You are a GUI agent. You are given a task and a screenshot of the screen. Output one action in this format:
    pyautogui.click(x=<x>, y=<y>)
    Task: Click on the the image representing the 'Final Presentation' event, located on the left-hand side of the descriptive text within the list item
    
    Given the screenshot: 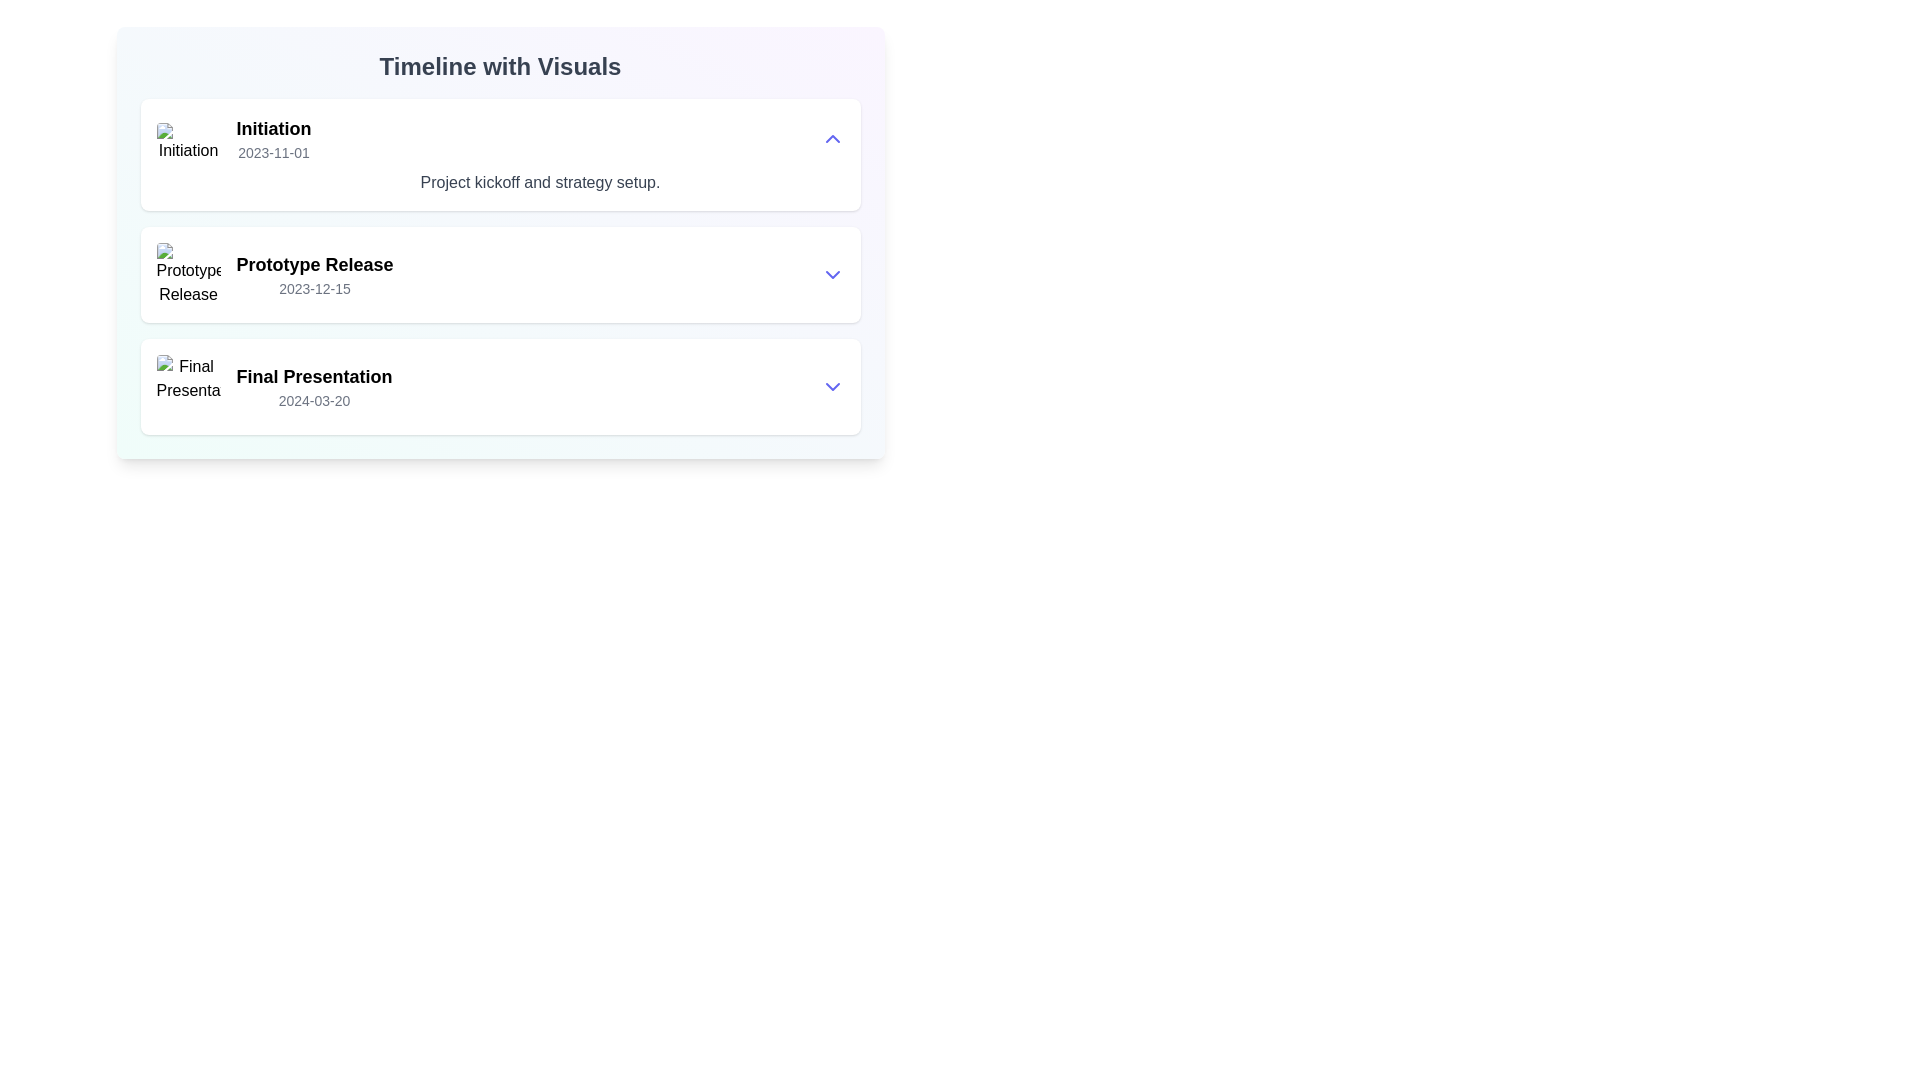 What is the action you would take?
    pyautogui.click(x=188, y=386)
    